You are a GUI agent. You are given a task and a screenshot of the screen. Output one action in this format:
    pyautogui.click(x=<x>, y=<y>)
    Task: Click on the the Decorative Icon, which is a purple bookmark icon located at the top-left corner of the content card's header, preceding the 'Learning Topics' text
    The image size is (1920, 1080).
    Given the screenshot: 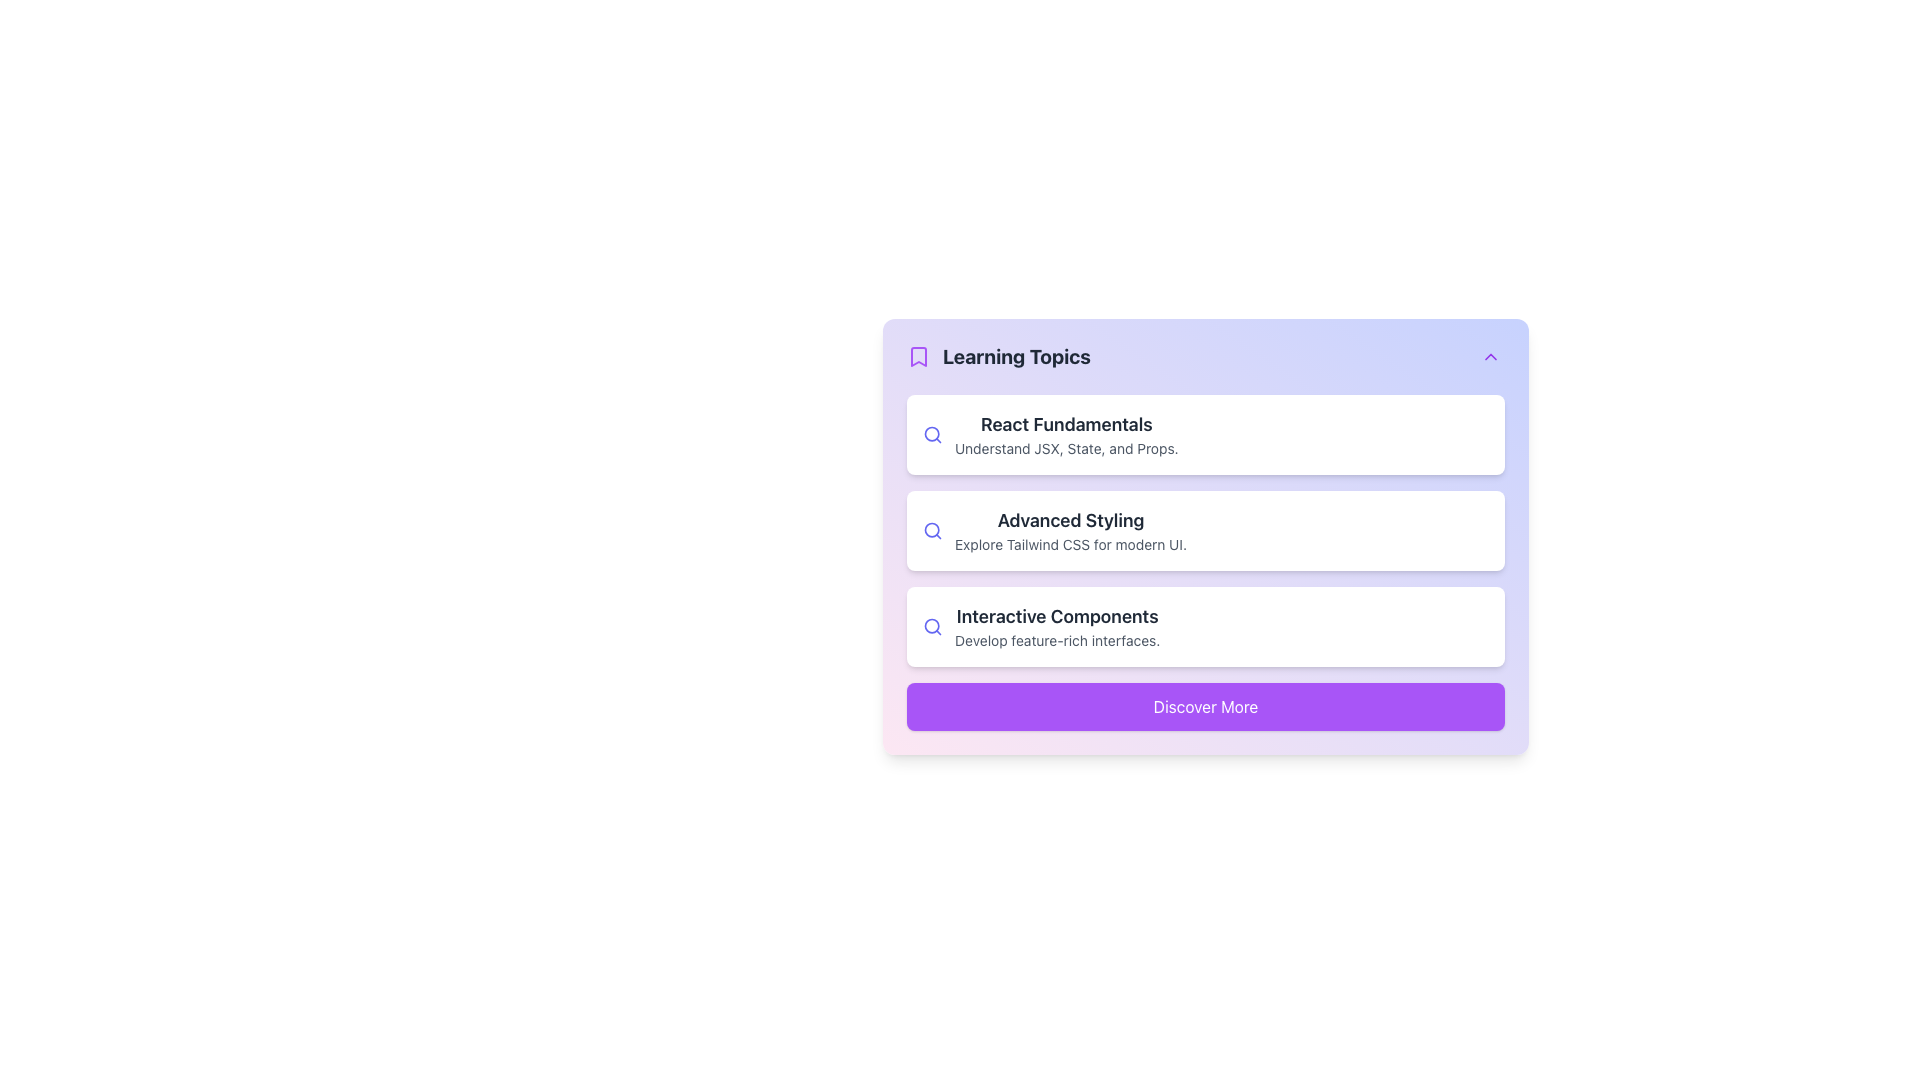 What is the action you would take?
    pyautogui.click(x=917, y=356)
    